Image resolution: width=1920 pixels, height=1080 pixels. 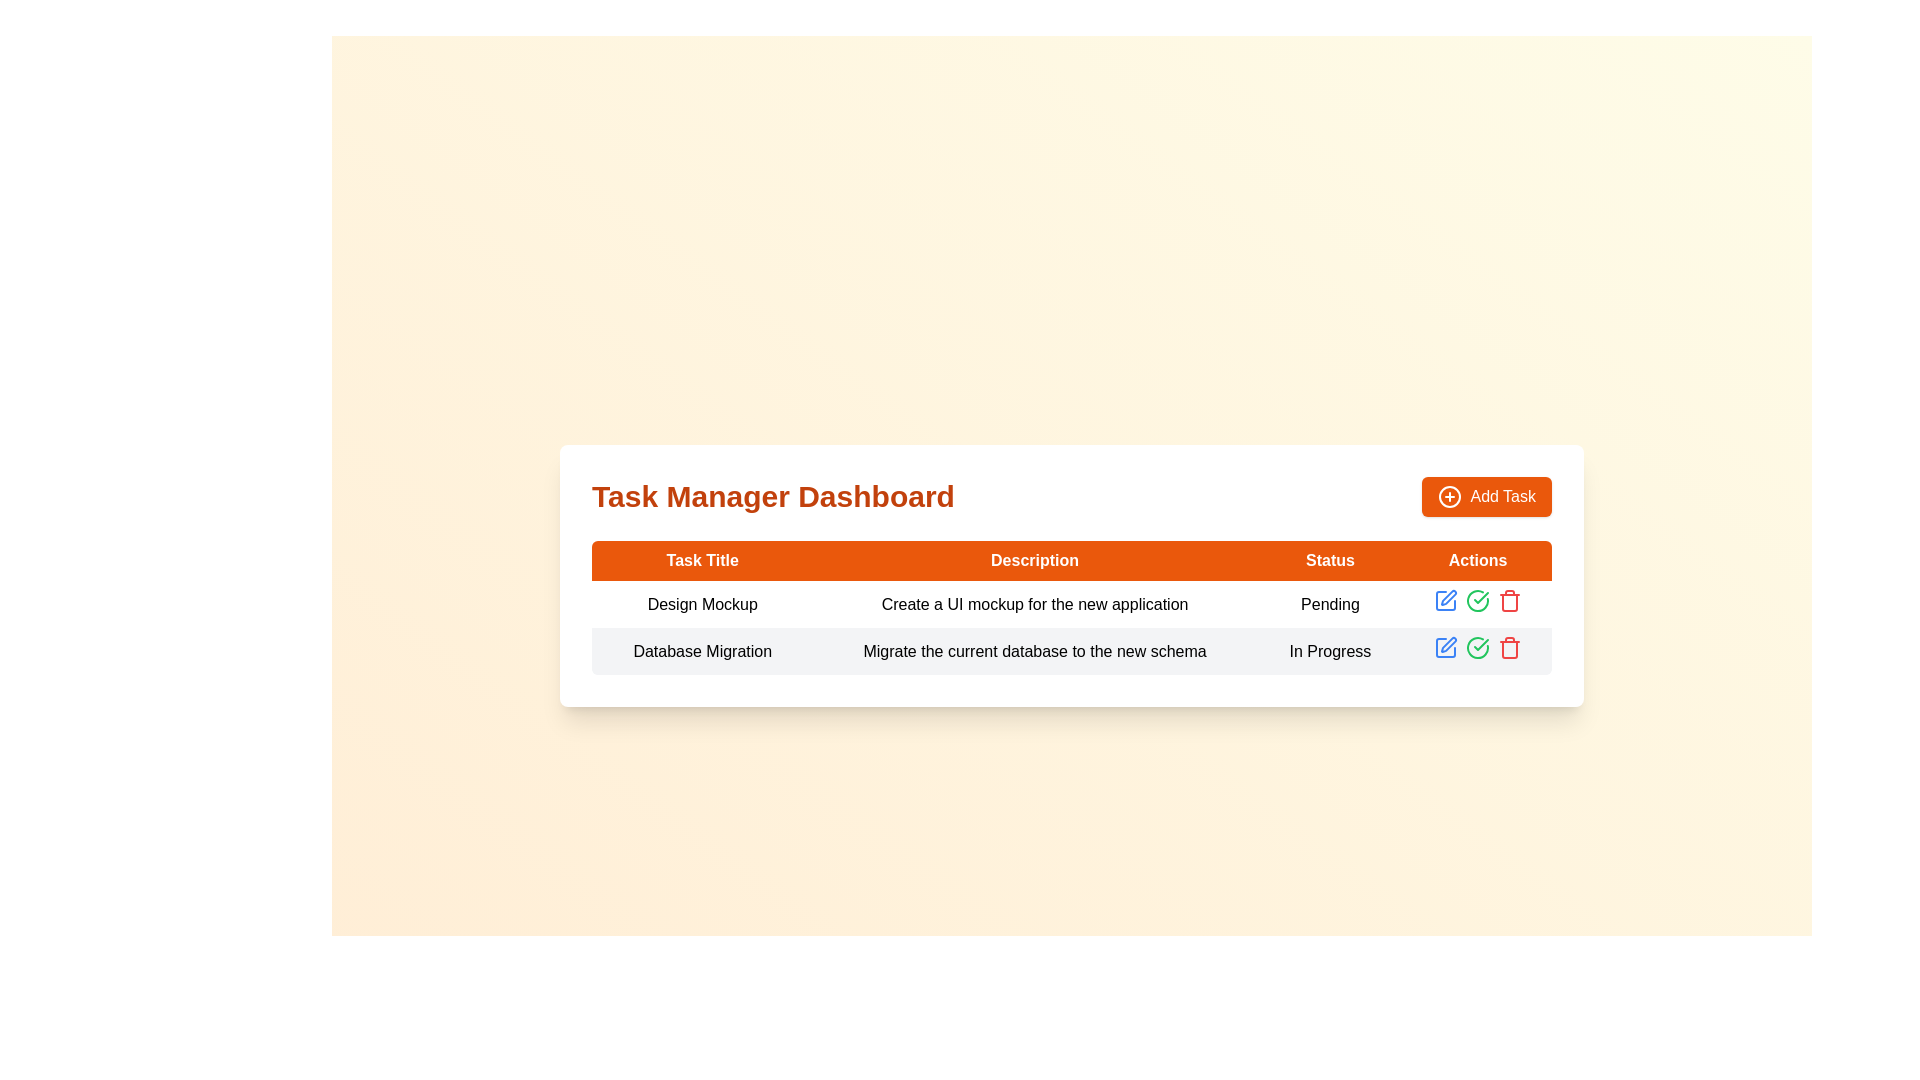 I want to click on the circular '+' icon located in the upper-right corner of the content card, so click(x=1450, y=496).